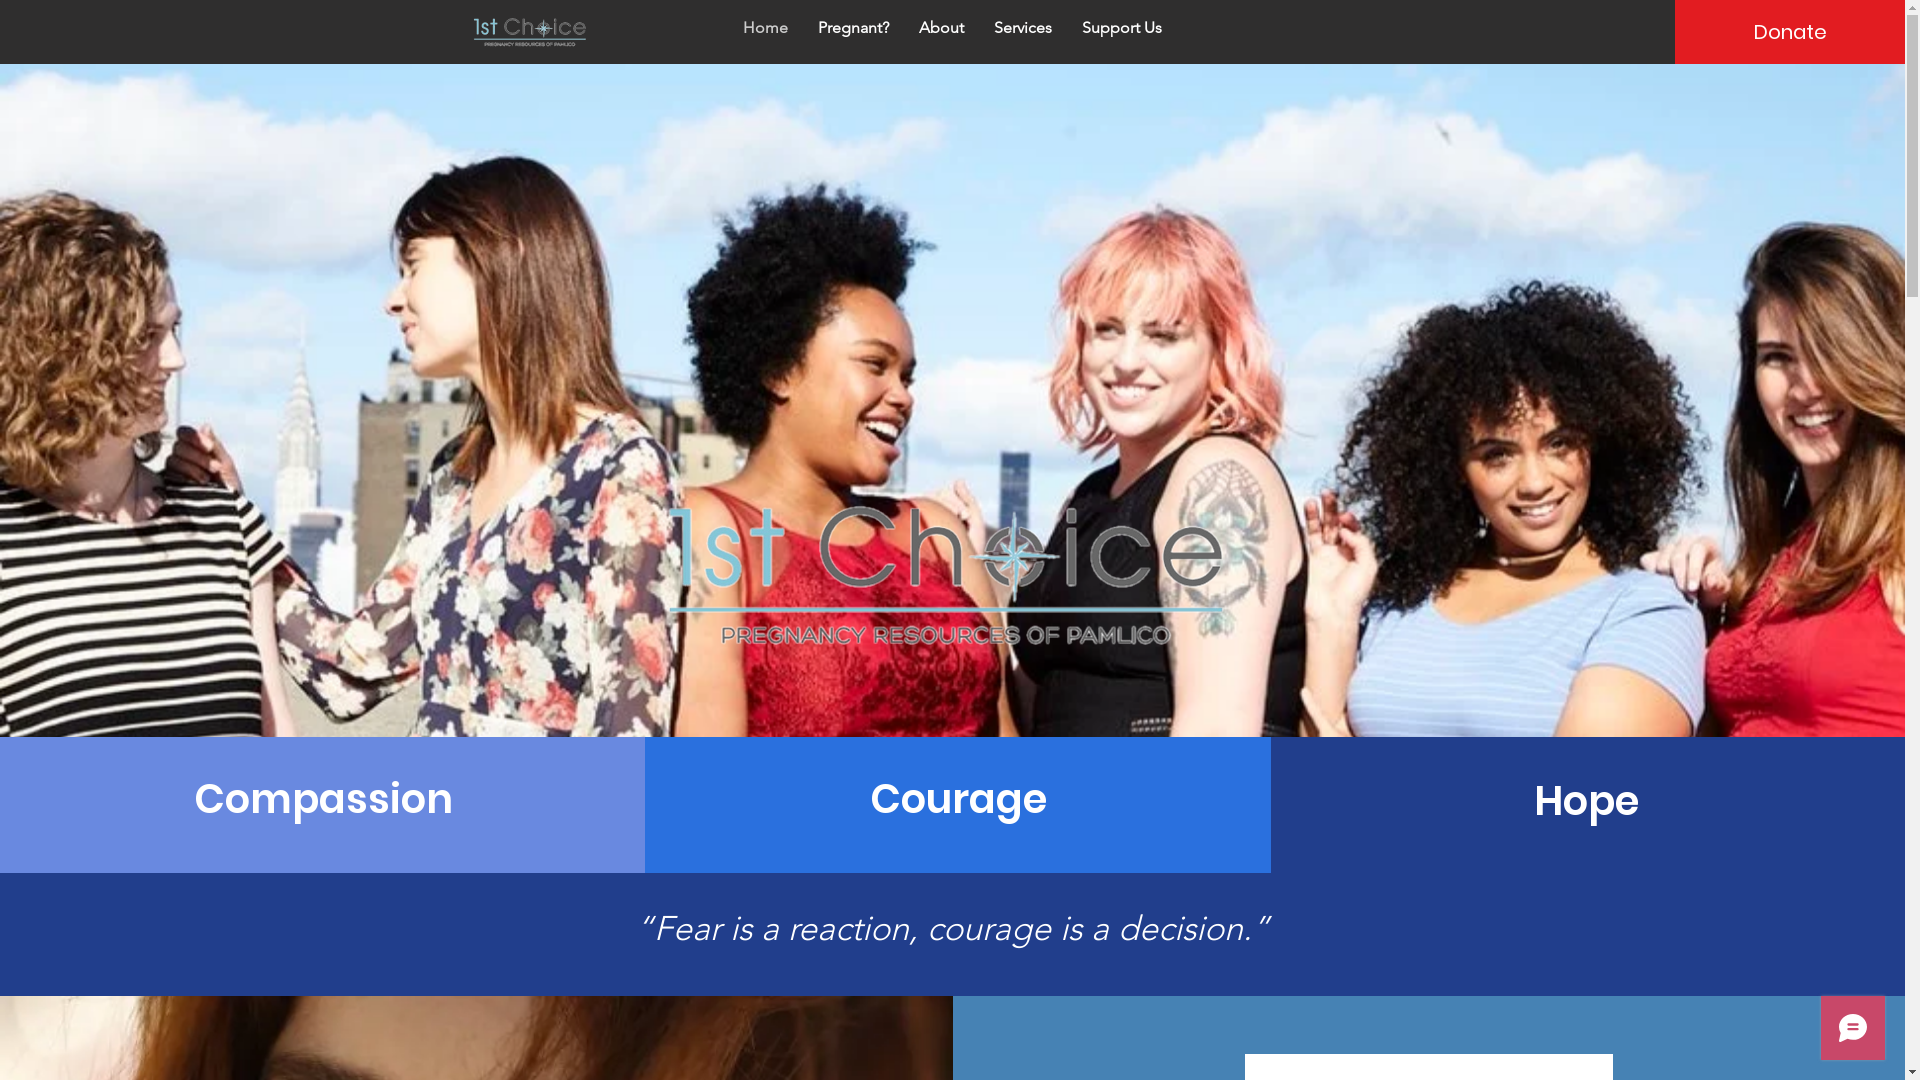  I want to click on 'Donate', so click(1790, 31).